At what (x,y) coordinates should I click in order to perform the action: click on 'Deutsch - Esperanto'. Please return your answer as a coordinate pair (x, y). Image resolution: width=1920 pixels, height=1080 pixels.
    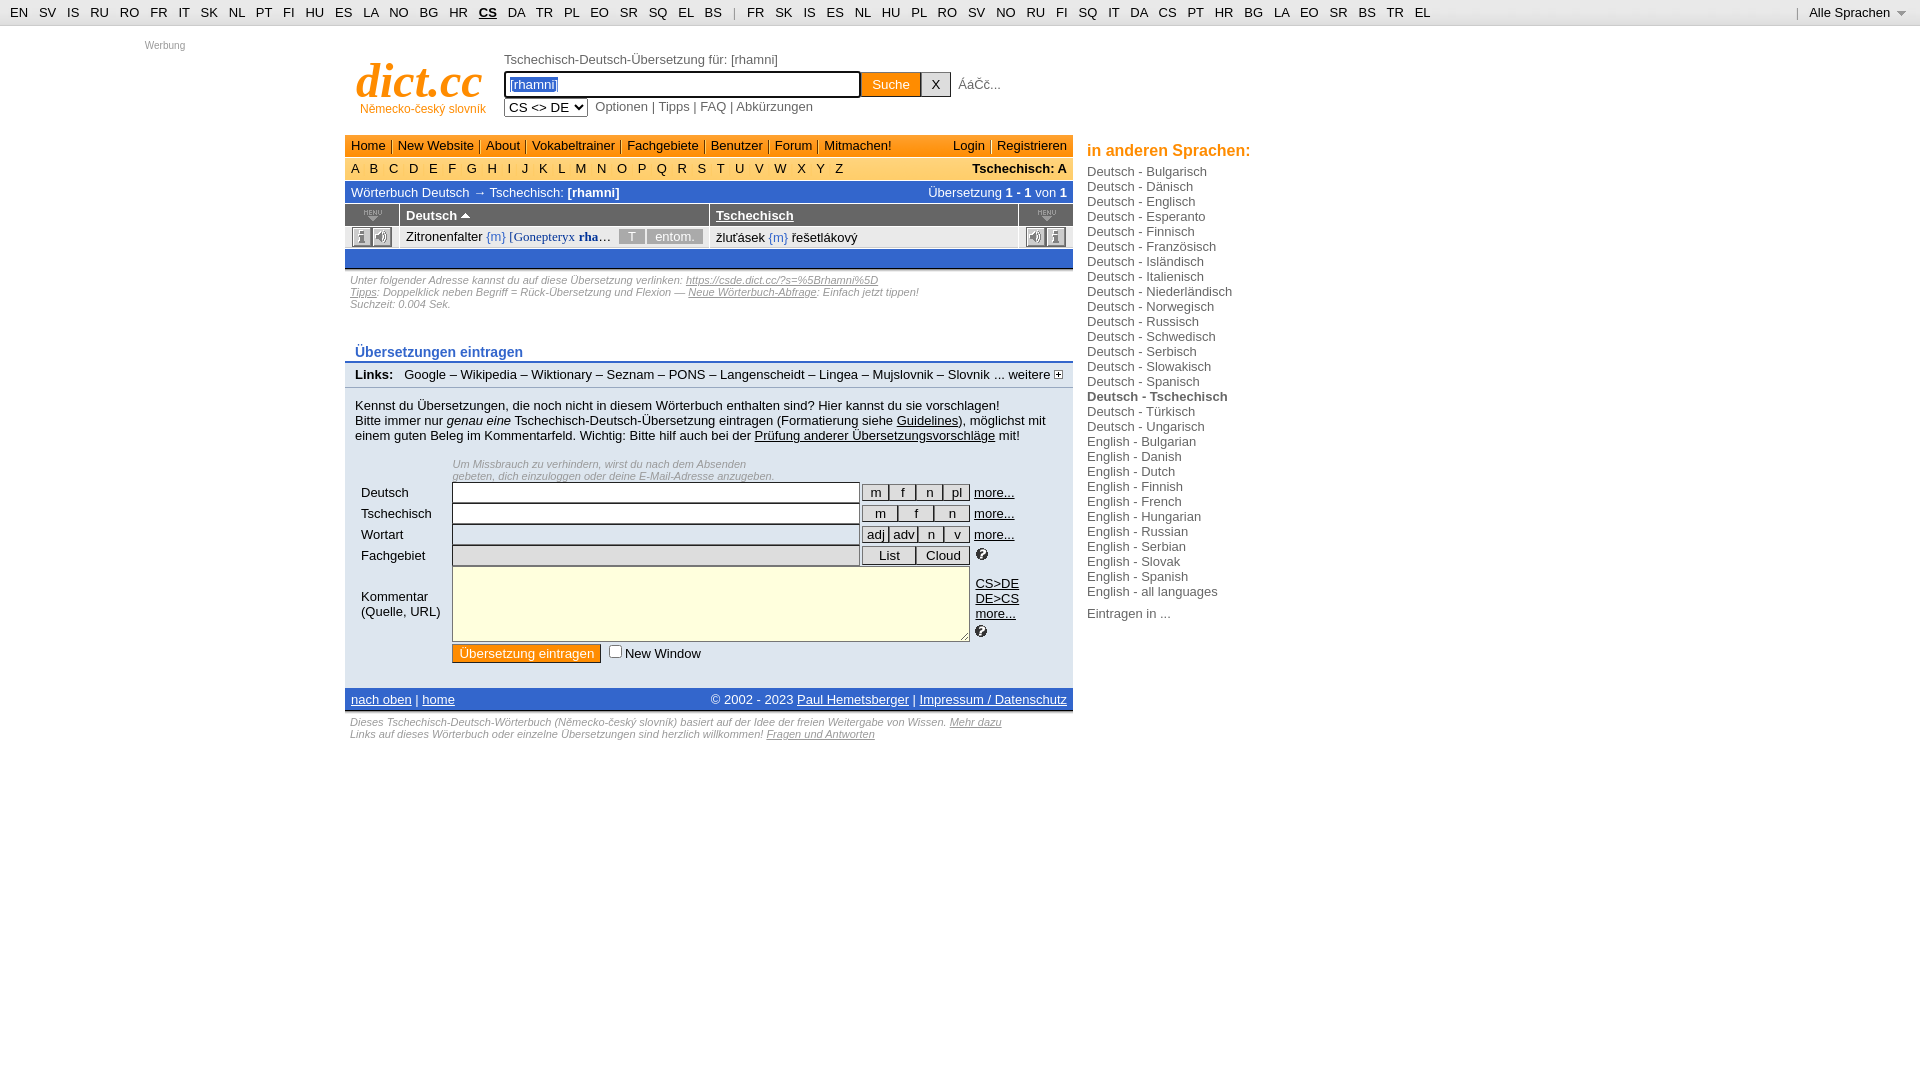
    Looking at the image, I should click on (1146, 216).